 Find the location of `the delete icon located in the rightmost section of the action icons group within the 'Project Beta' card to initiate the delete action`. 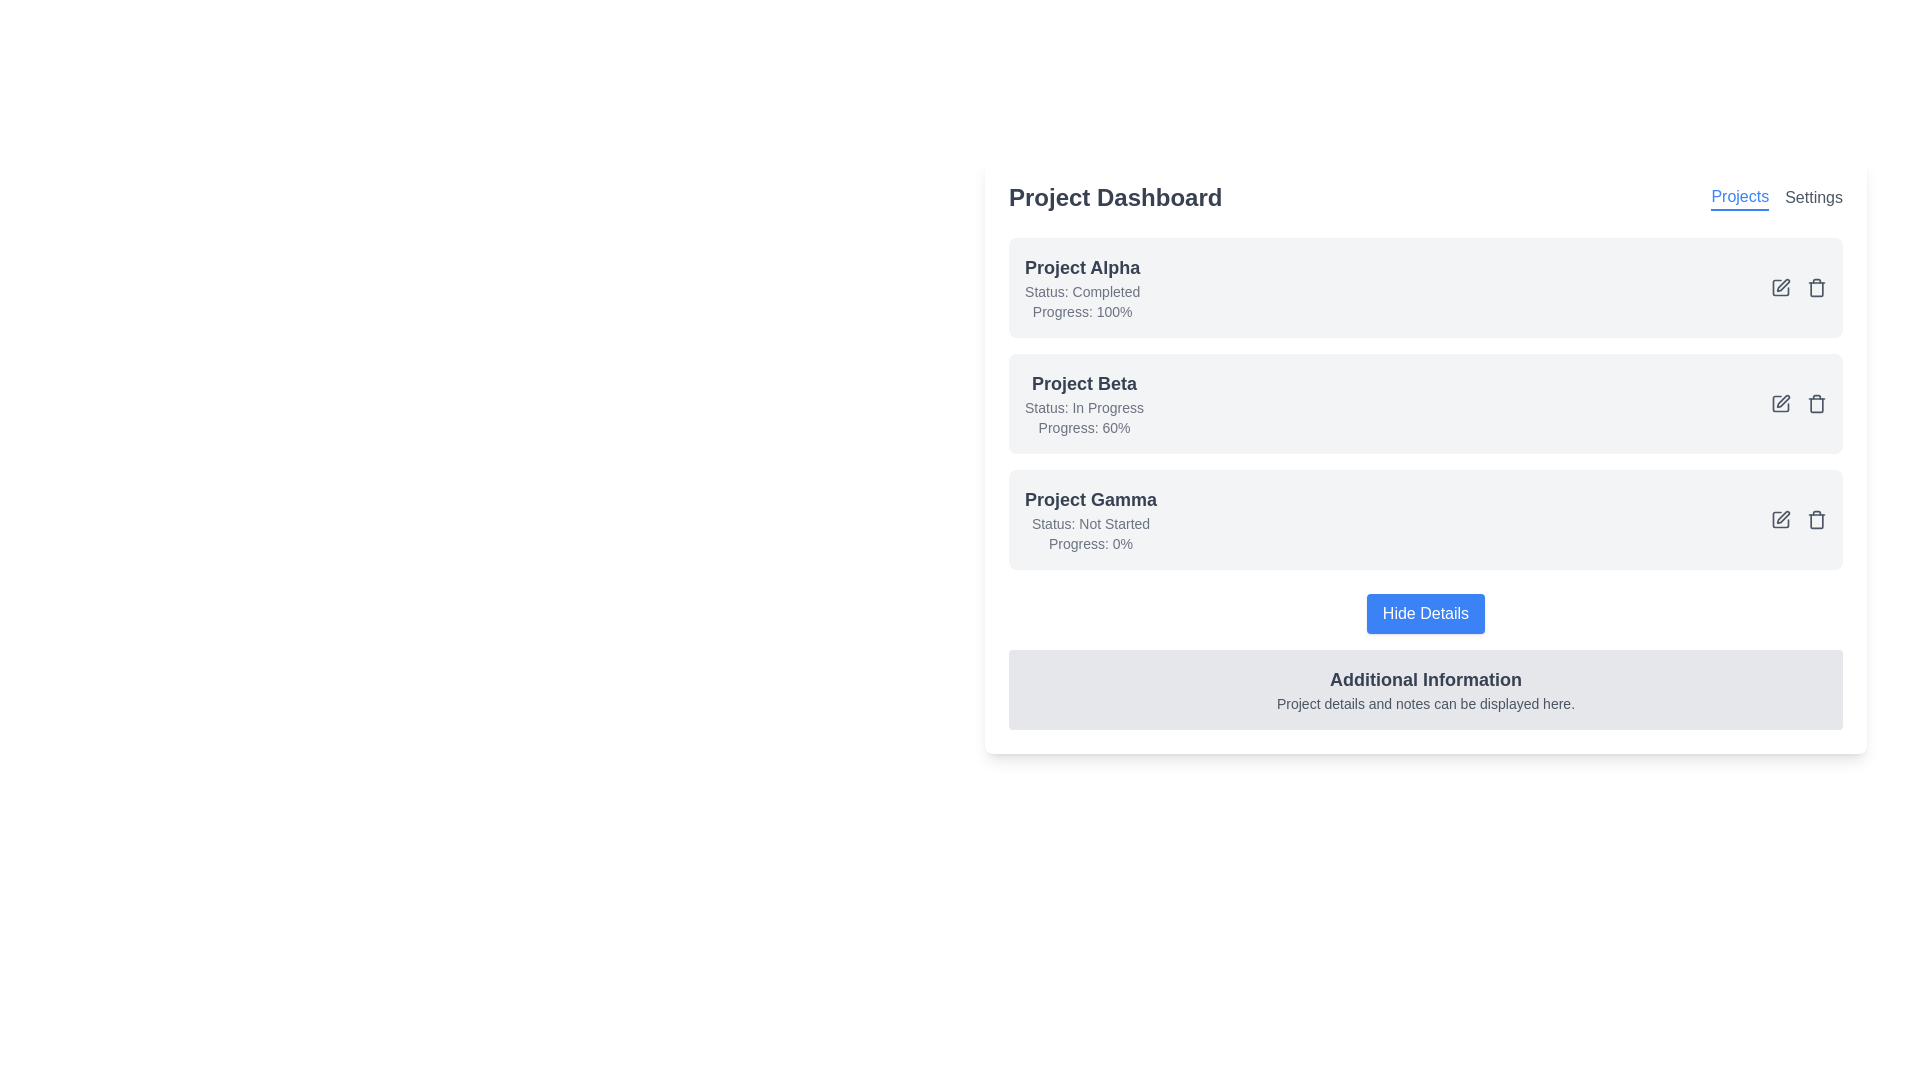

the delete icon located in the rightmost section of the action icons group within the 'Project Beta' card to initiate the delete action is located at coordinates (1817, 404).